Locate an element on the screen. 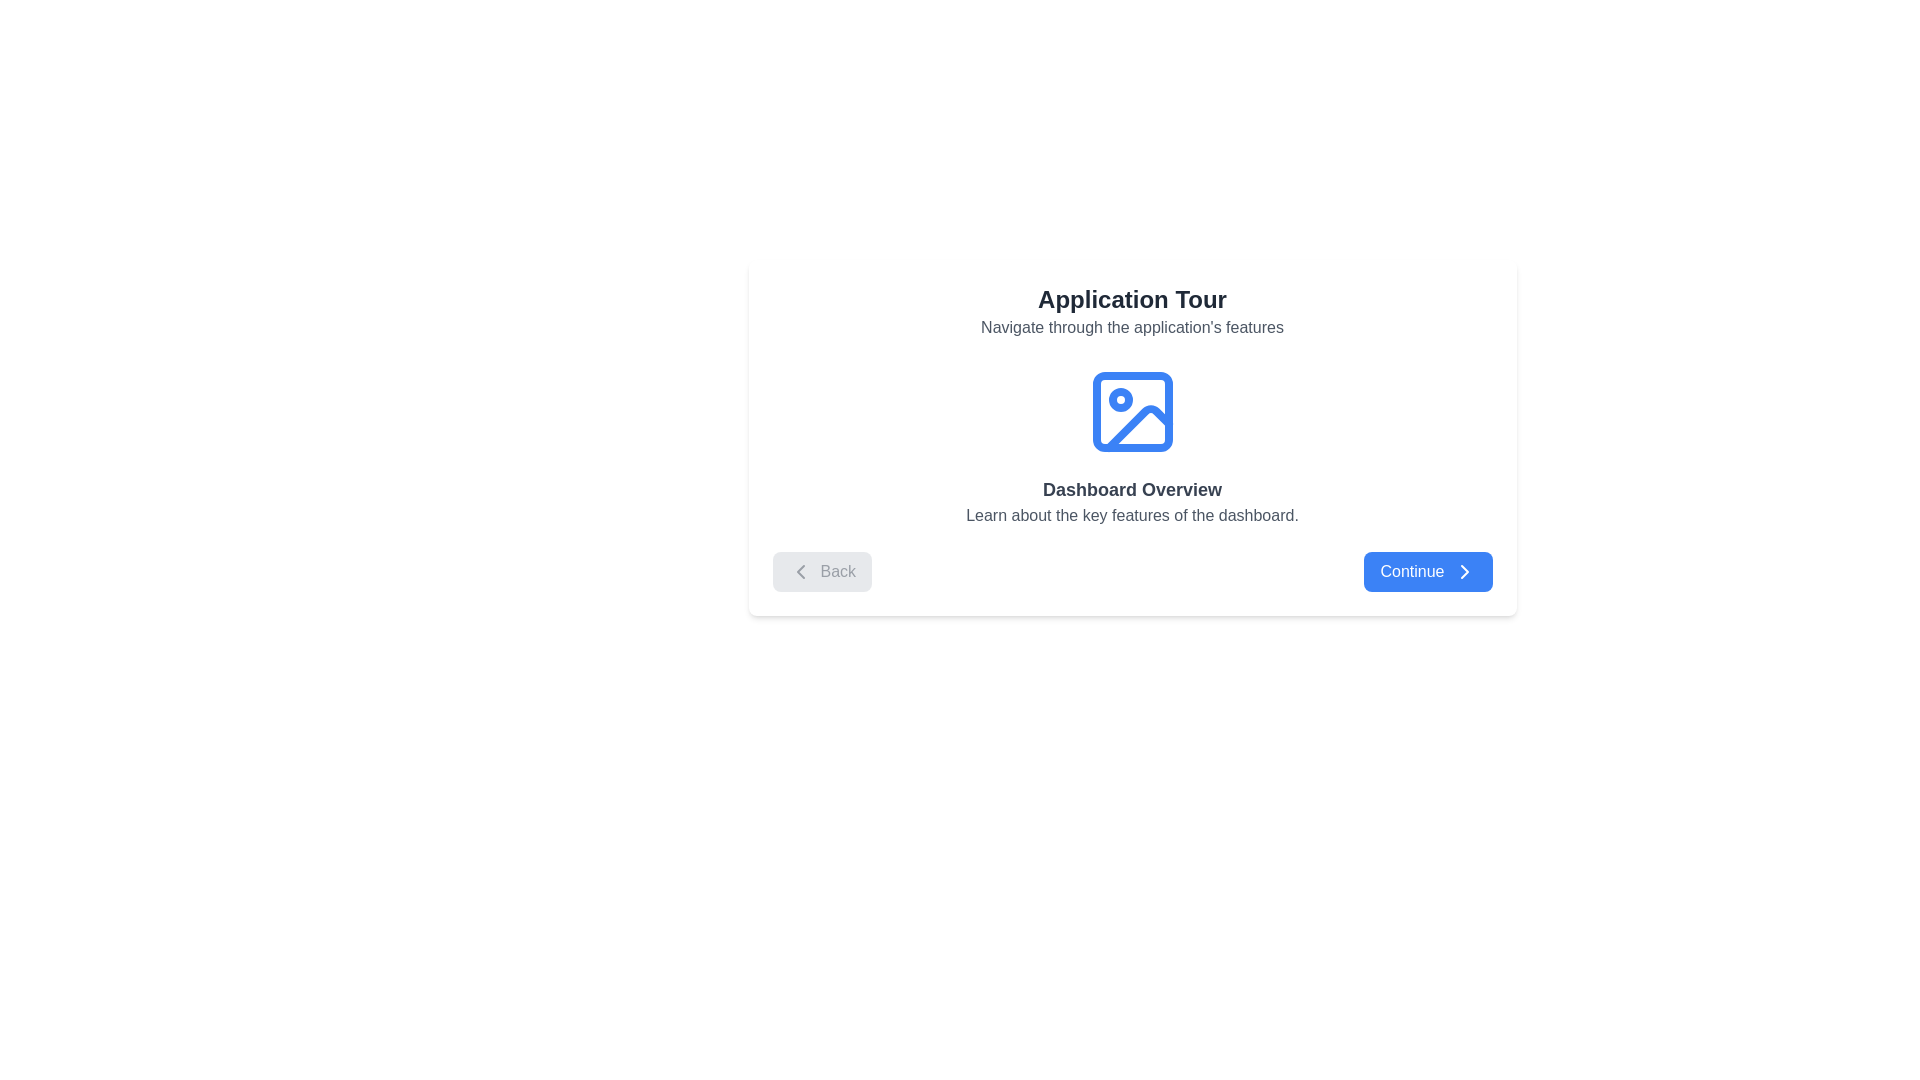 Image resolution: width=1920 pixels, height=1080 pixels. the 'Back' button located at the bottom left of the interface is located at coordinates (822, 571).